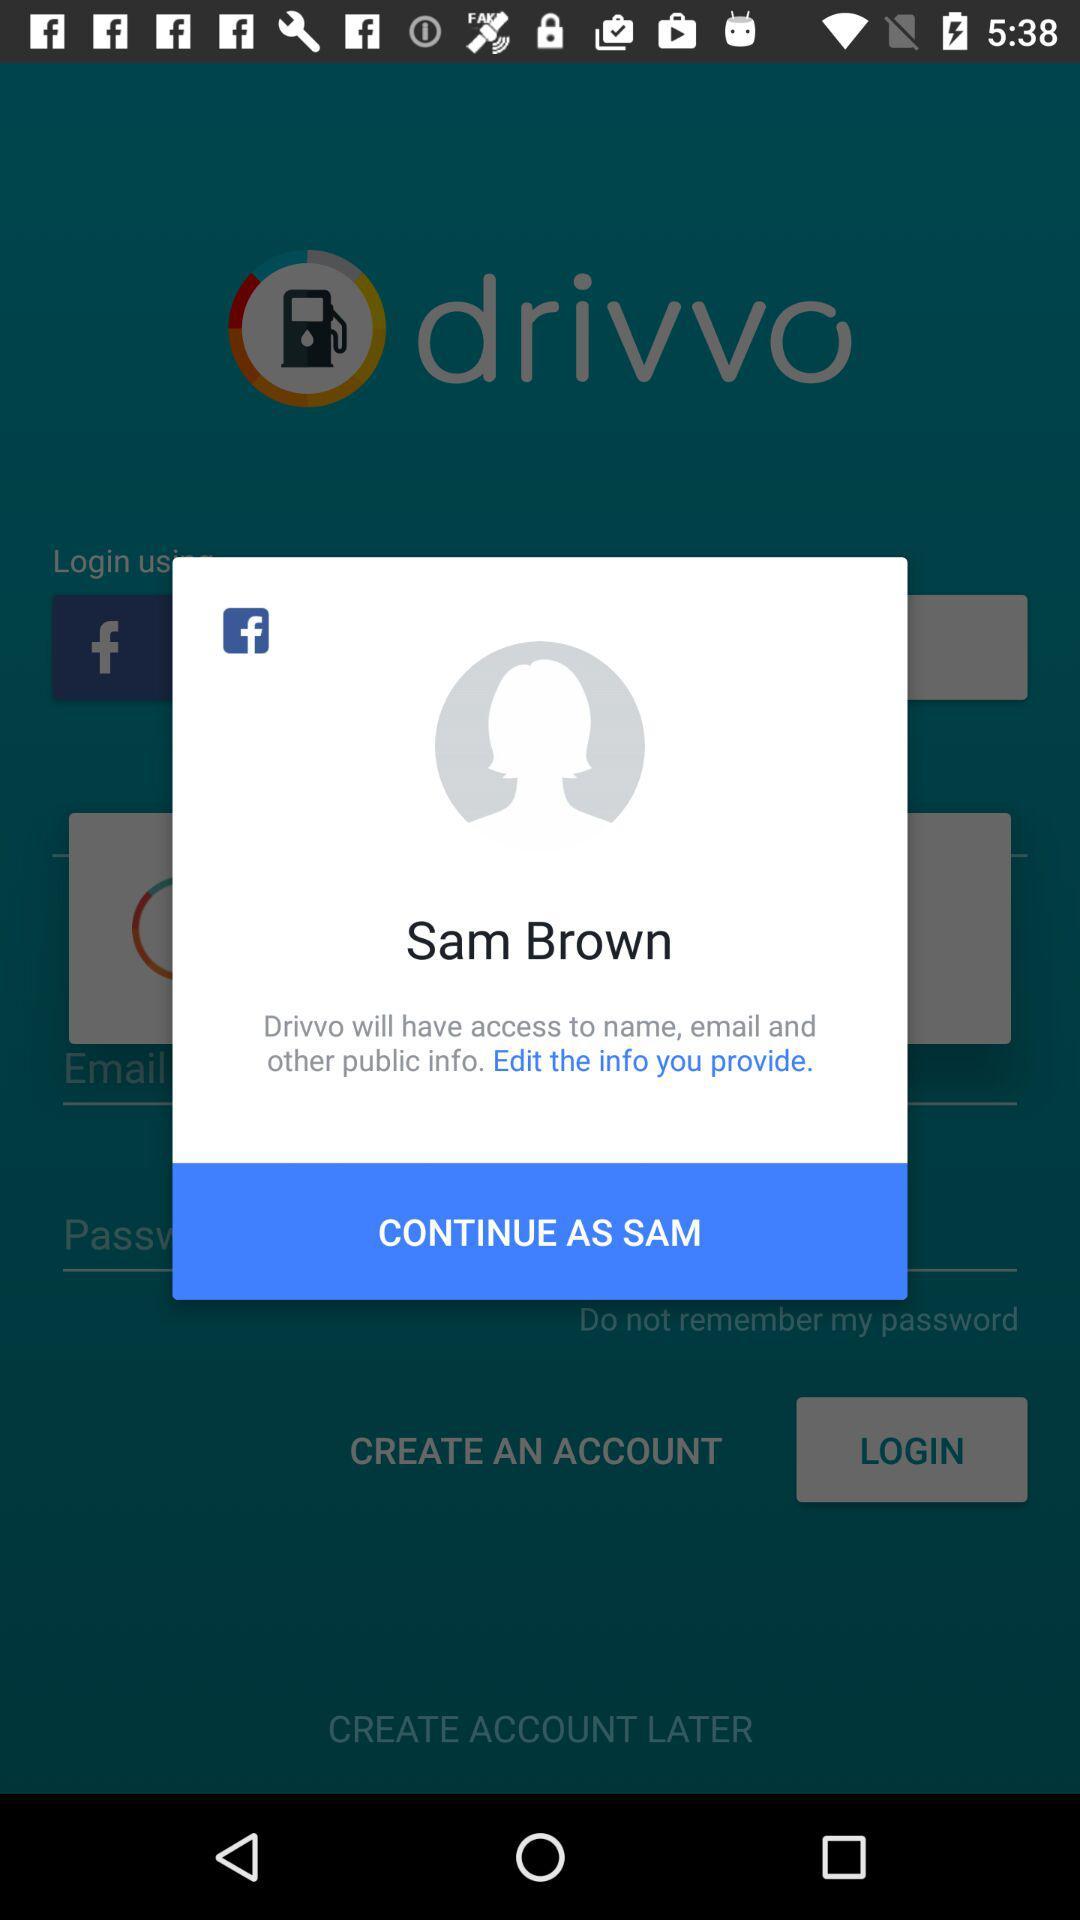  Describe the element at coordinates (540, 1041) in the screenshot. I see `icon above continue as sam item` at that location.